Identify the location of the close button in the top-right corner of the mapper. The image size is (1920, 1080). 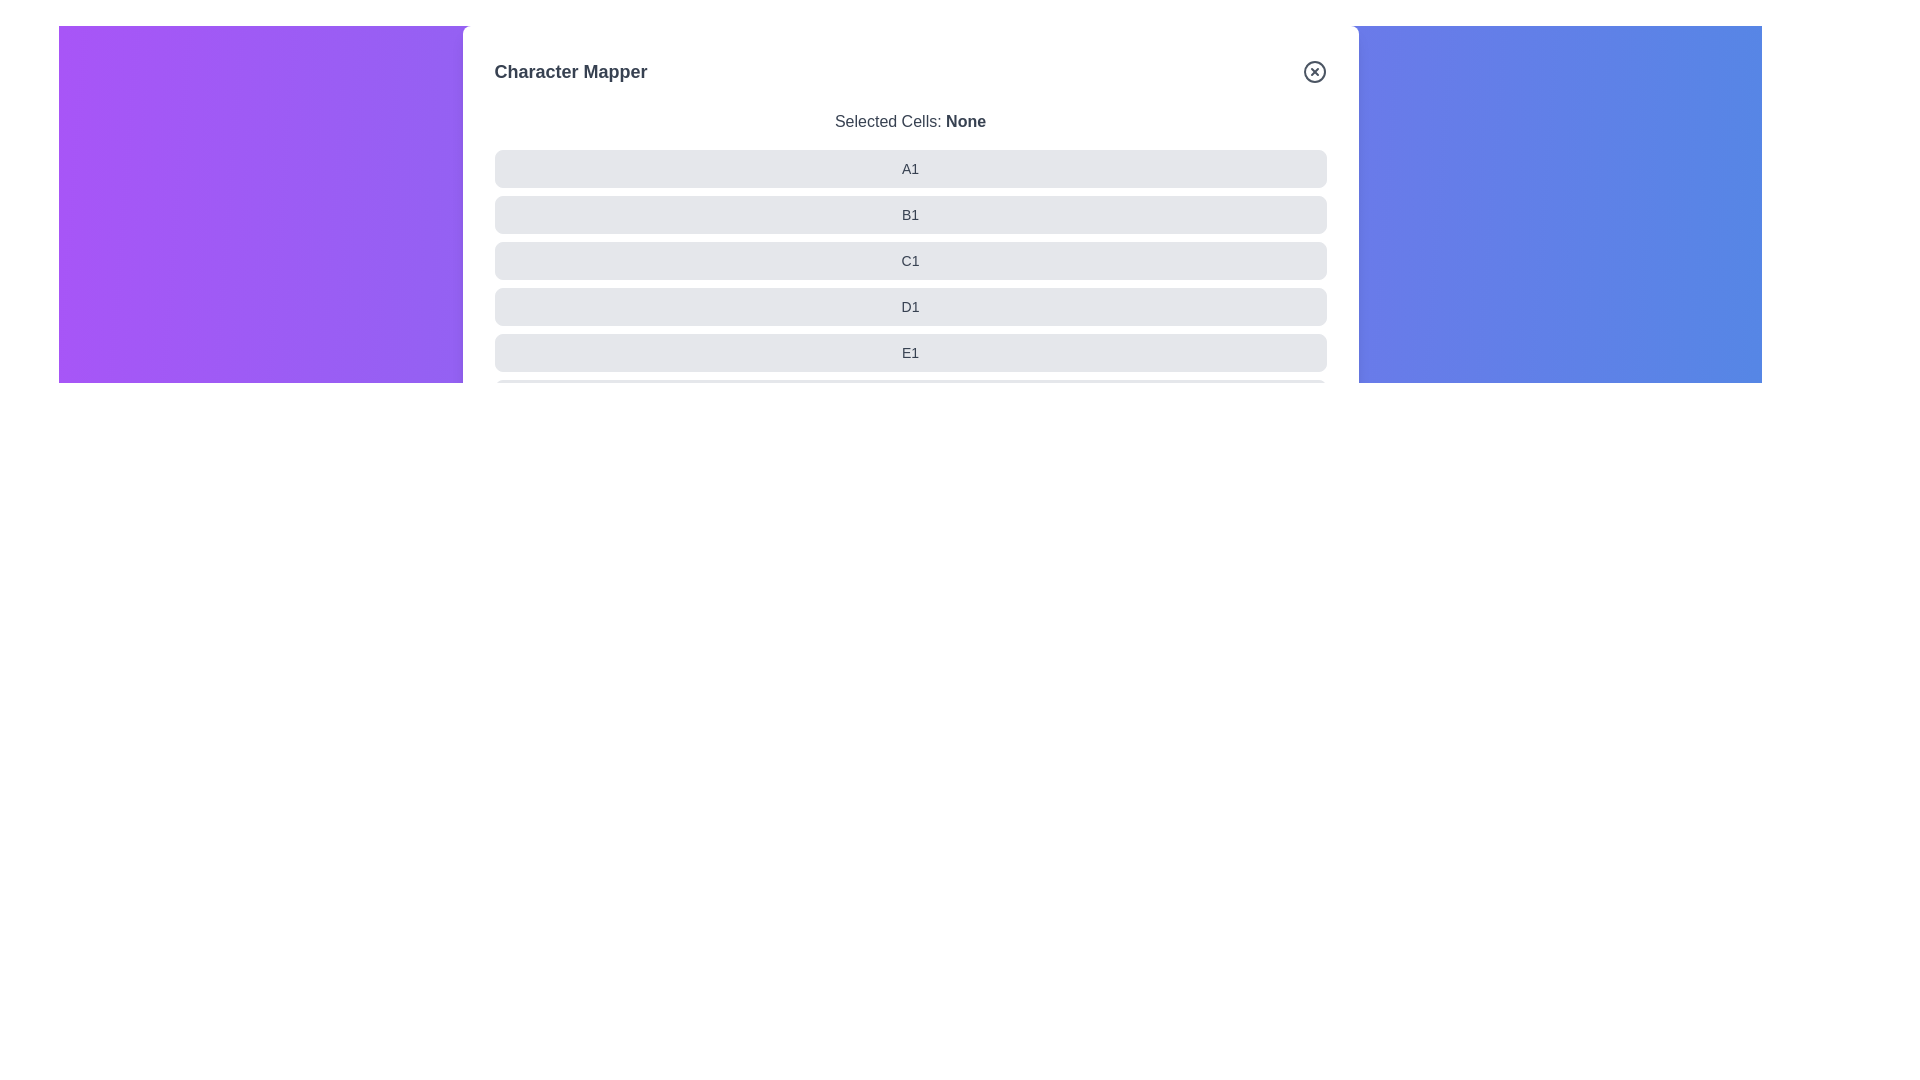
(1314, 71).